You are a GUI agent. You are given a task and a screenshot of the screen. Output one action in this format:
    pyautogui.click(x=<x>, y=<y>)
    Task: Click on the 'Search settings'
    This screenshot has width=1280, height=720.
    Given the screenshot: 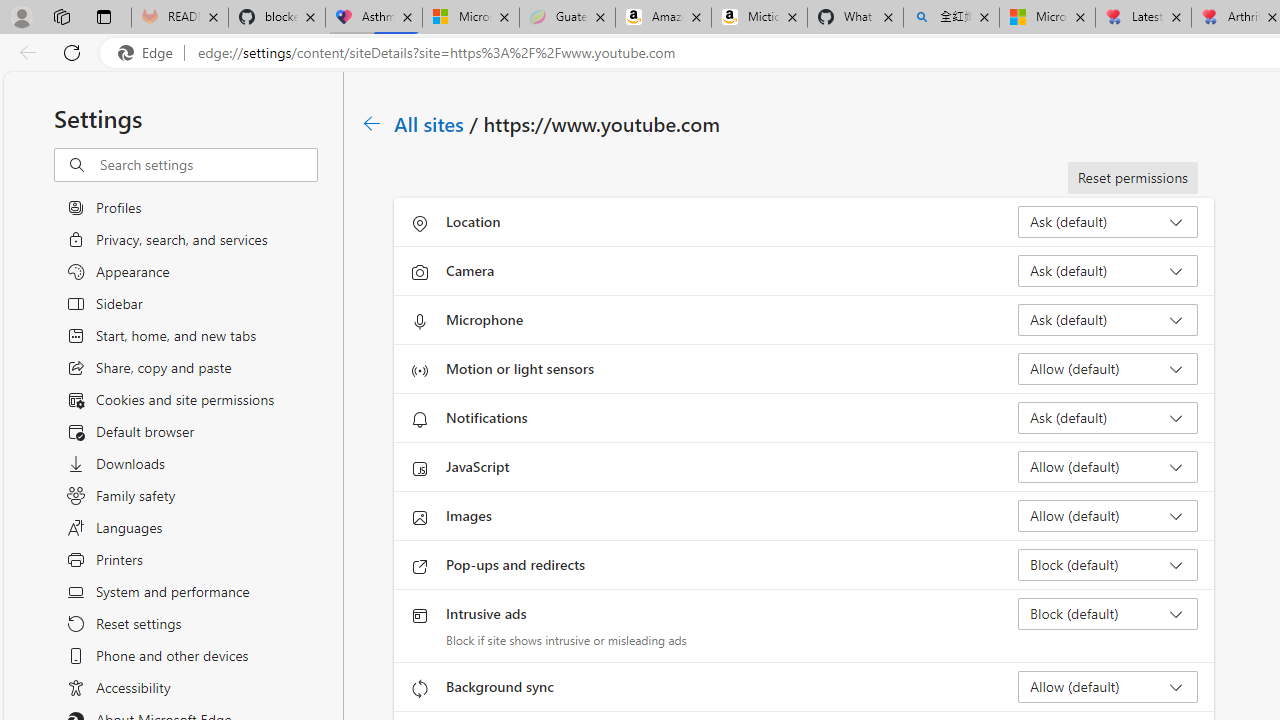 What is the action you would take?
    pyautogui.click(x=208, y=164)
    